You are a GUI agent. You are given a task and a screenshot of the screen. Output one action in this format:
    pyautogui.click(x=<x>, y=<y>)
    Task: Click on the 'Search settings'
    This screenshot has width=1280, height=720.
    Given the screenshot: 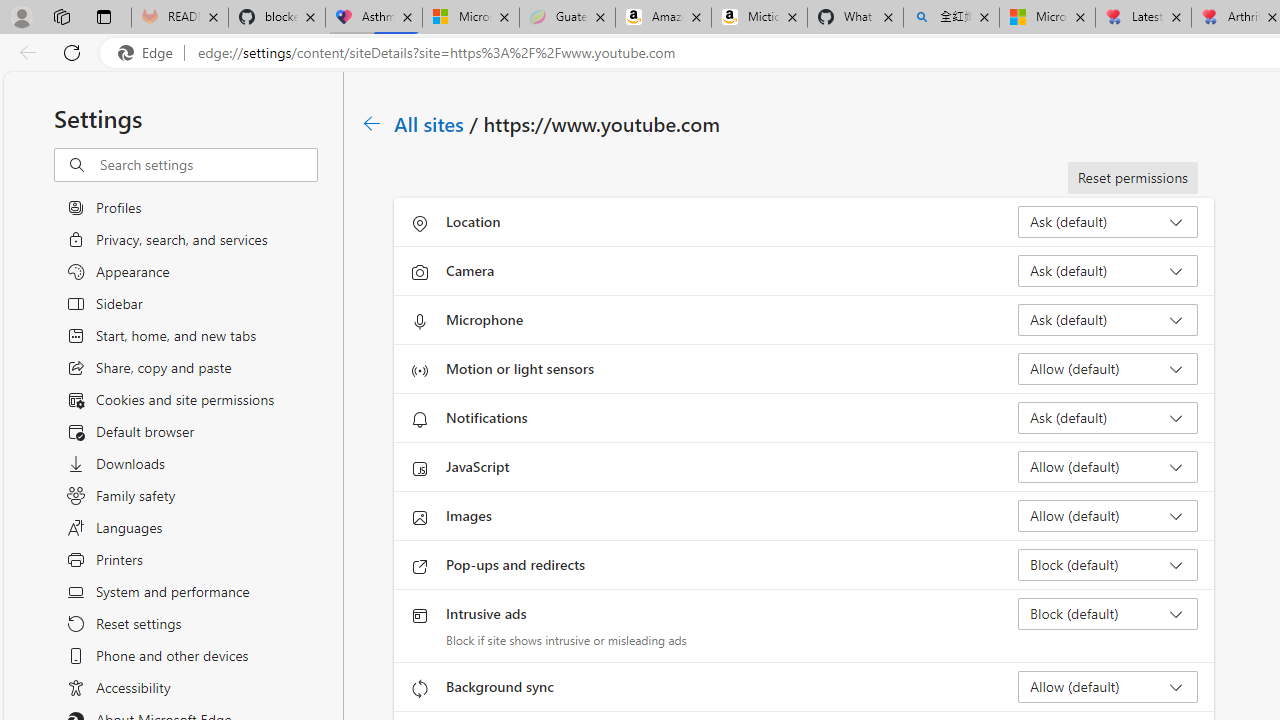 What is the action you would take?
    pyautogui.click(x=208, y=164)
    